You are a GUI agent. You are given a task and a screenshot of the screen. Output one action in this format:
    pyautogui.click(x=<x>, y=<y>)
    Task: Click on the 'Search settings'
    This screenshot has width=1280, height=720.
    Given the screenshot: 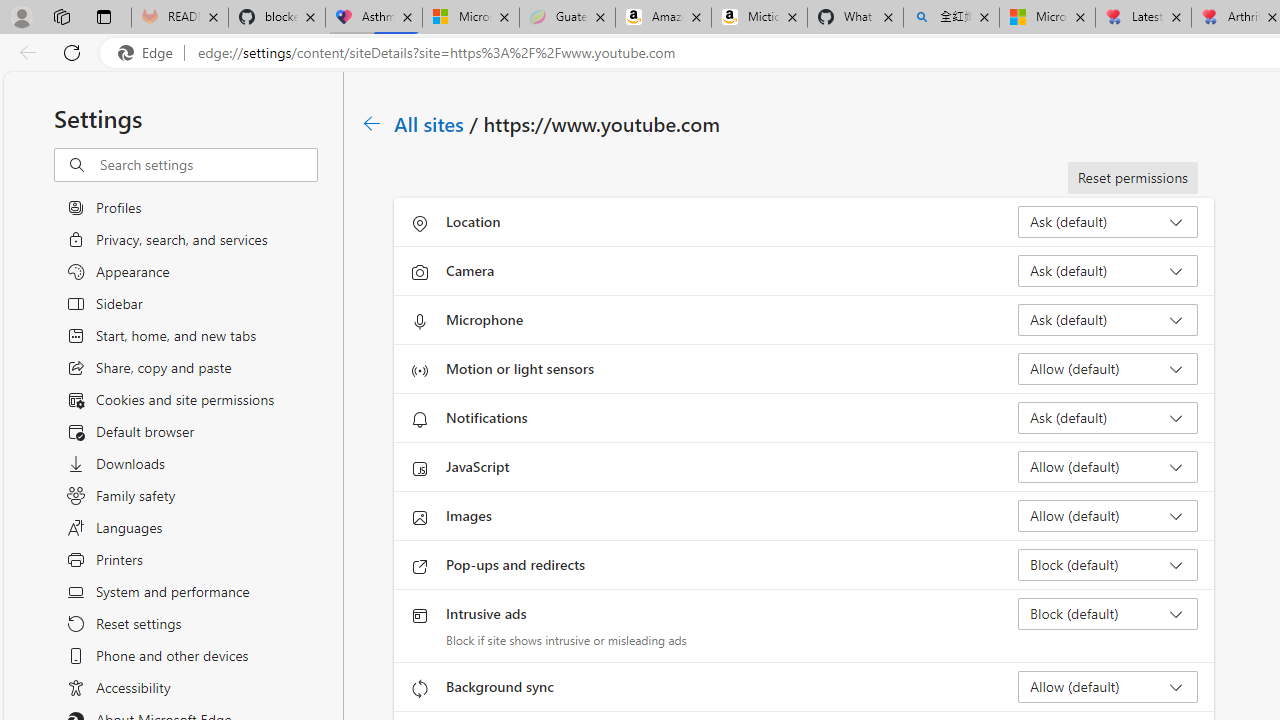 What is the action you would take?
    pyautogui.click(x=208, y=164)
    